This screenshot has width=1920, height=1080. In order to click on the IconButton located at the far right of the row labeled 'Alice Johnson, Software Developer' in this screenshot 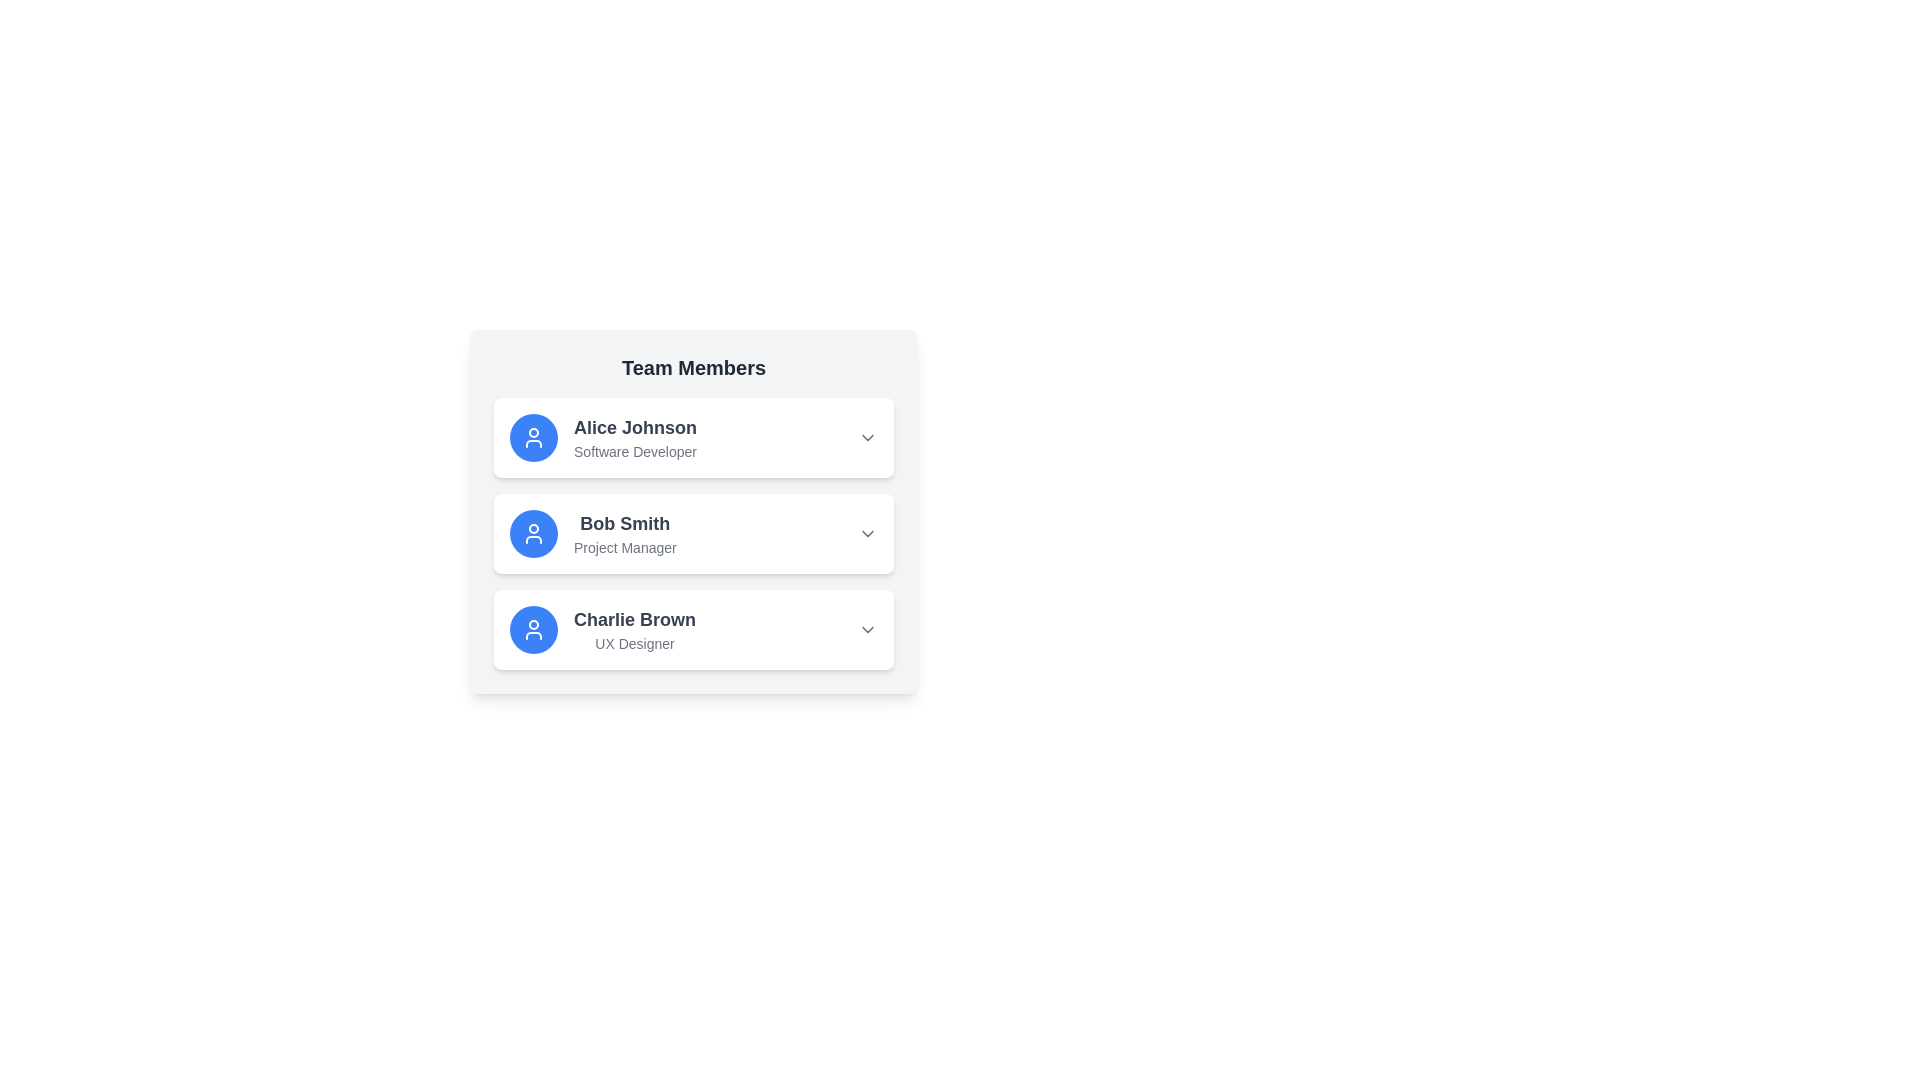, I will do `click(868, 437)`.